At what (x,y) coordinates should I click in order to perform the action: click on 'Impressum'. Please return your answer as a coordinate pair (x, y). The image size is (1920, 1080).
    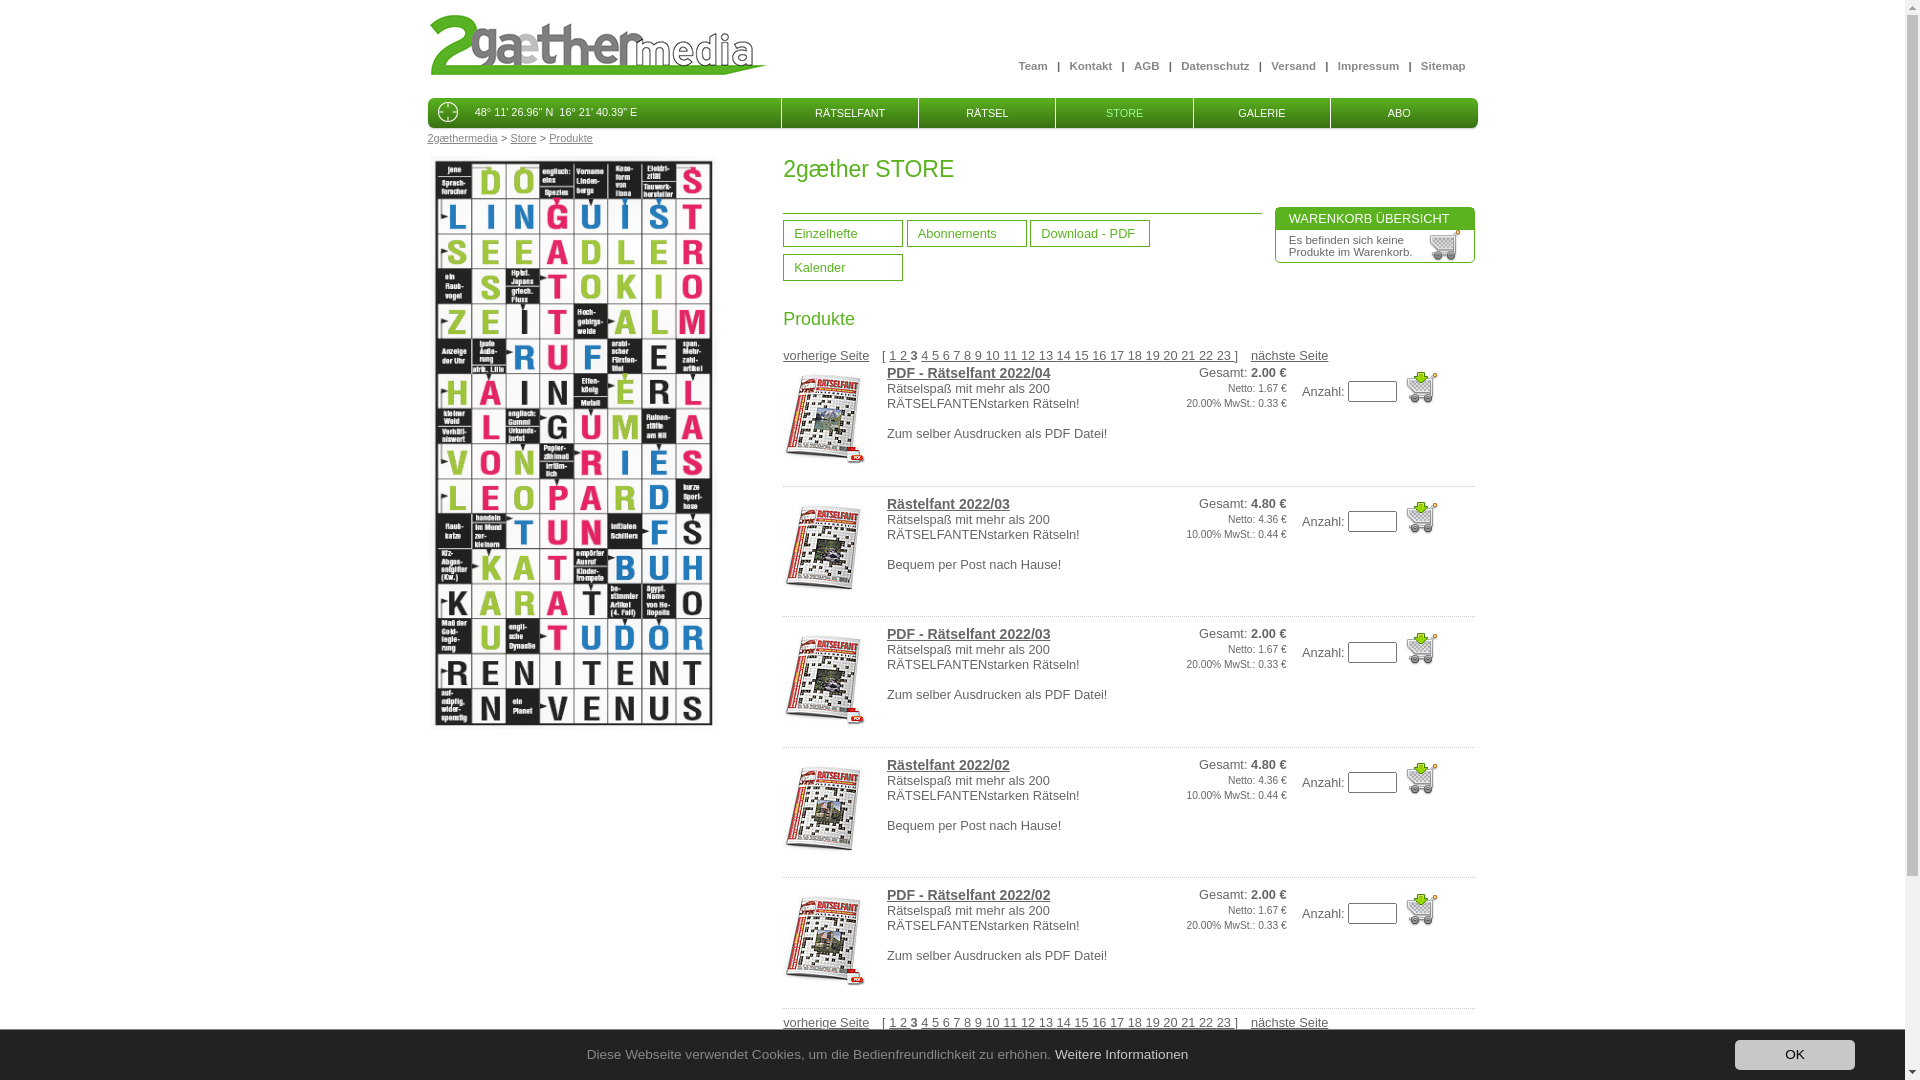
    Looking at the image, I should click on (1367, 64).